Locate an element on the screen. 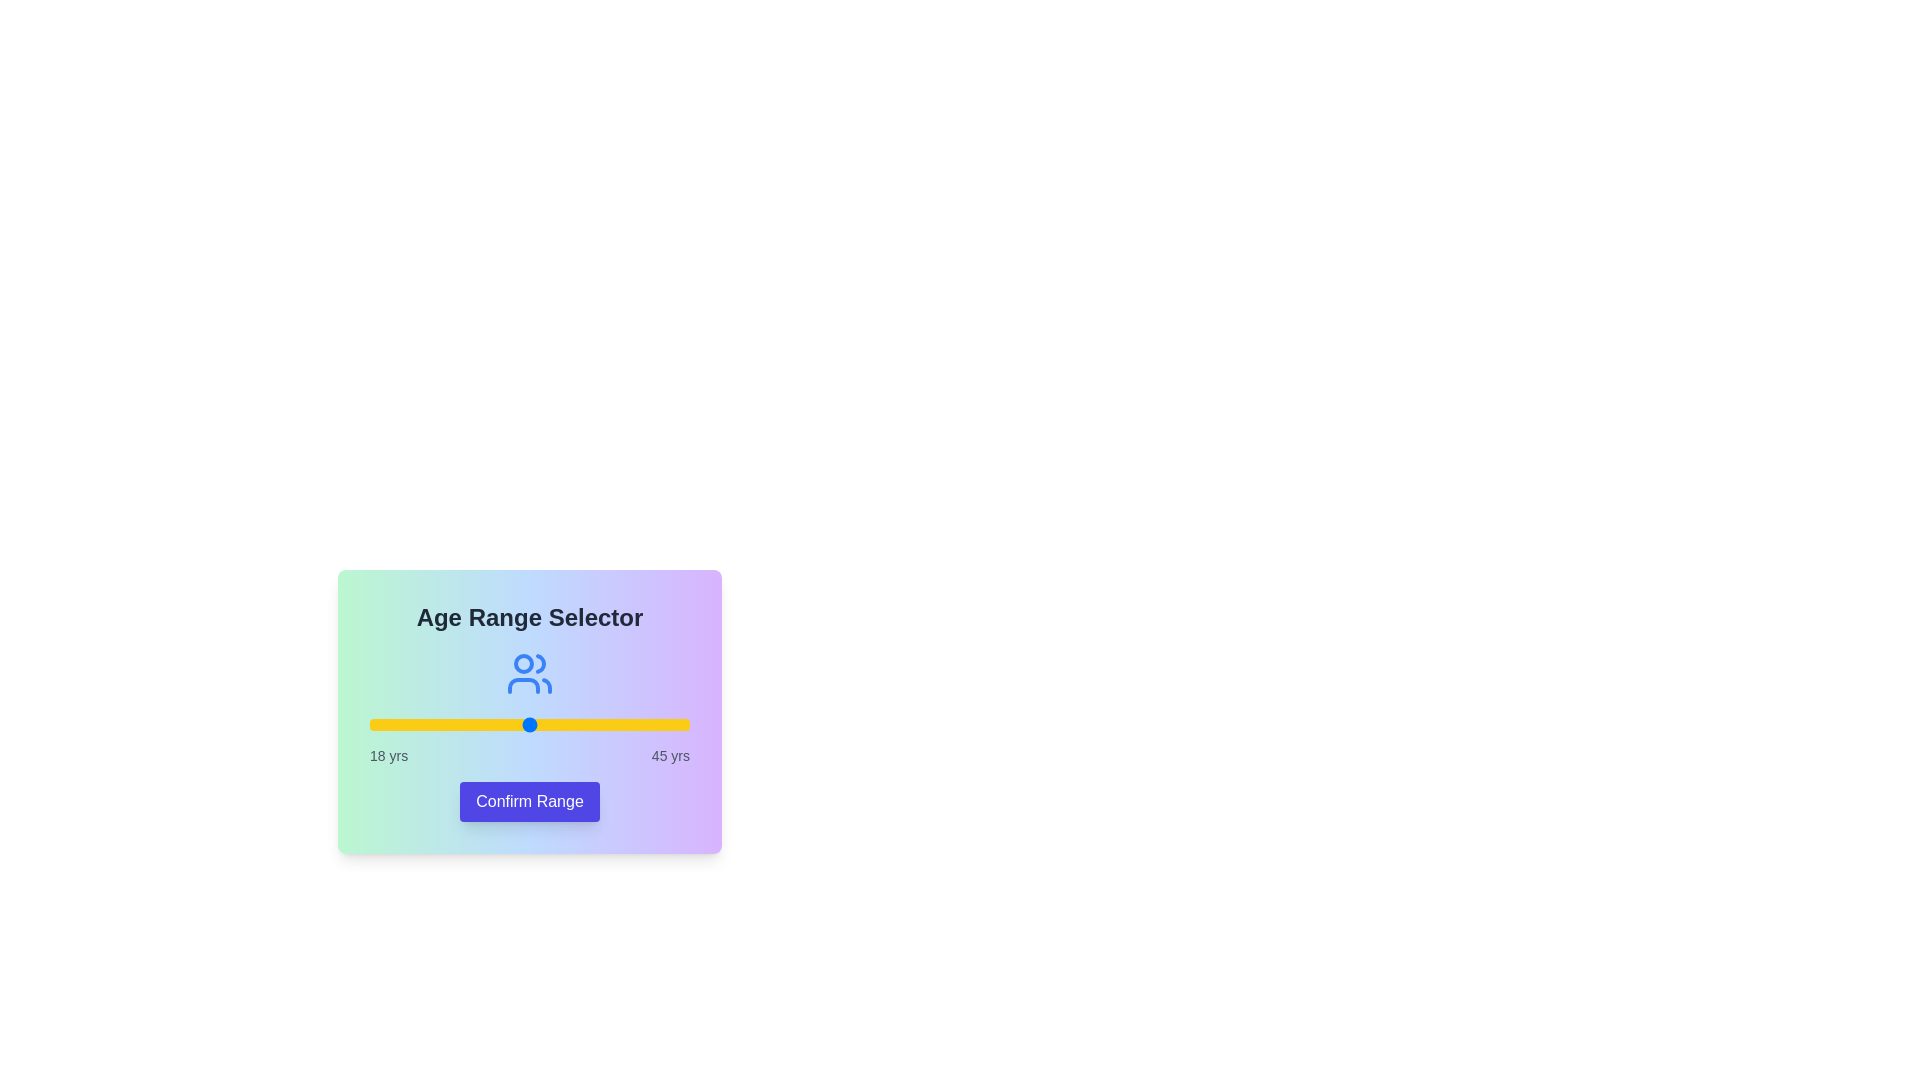 Image resolution: width=1920 pixels, height=1080 pixels. 'Confirm Range' button to confirm the selection is located at coordinates (529, 801).